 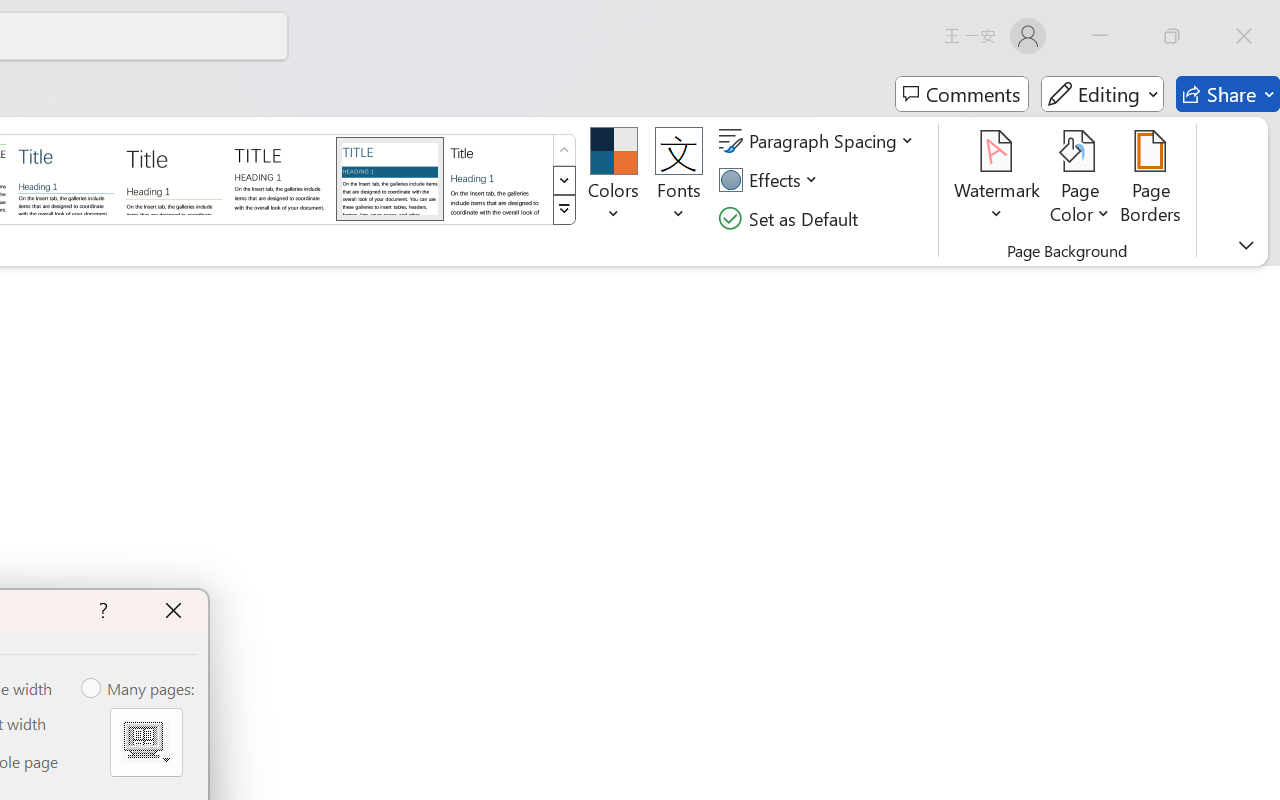 I want to click on 'Row up', so click(x=563, y=150).